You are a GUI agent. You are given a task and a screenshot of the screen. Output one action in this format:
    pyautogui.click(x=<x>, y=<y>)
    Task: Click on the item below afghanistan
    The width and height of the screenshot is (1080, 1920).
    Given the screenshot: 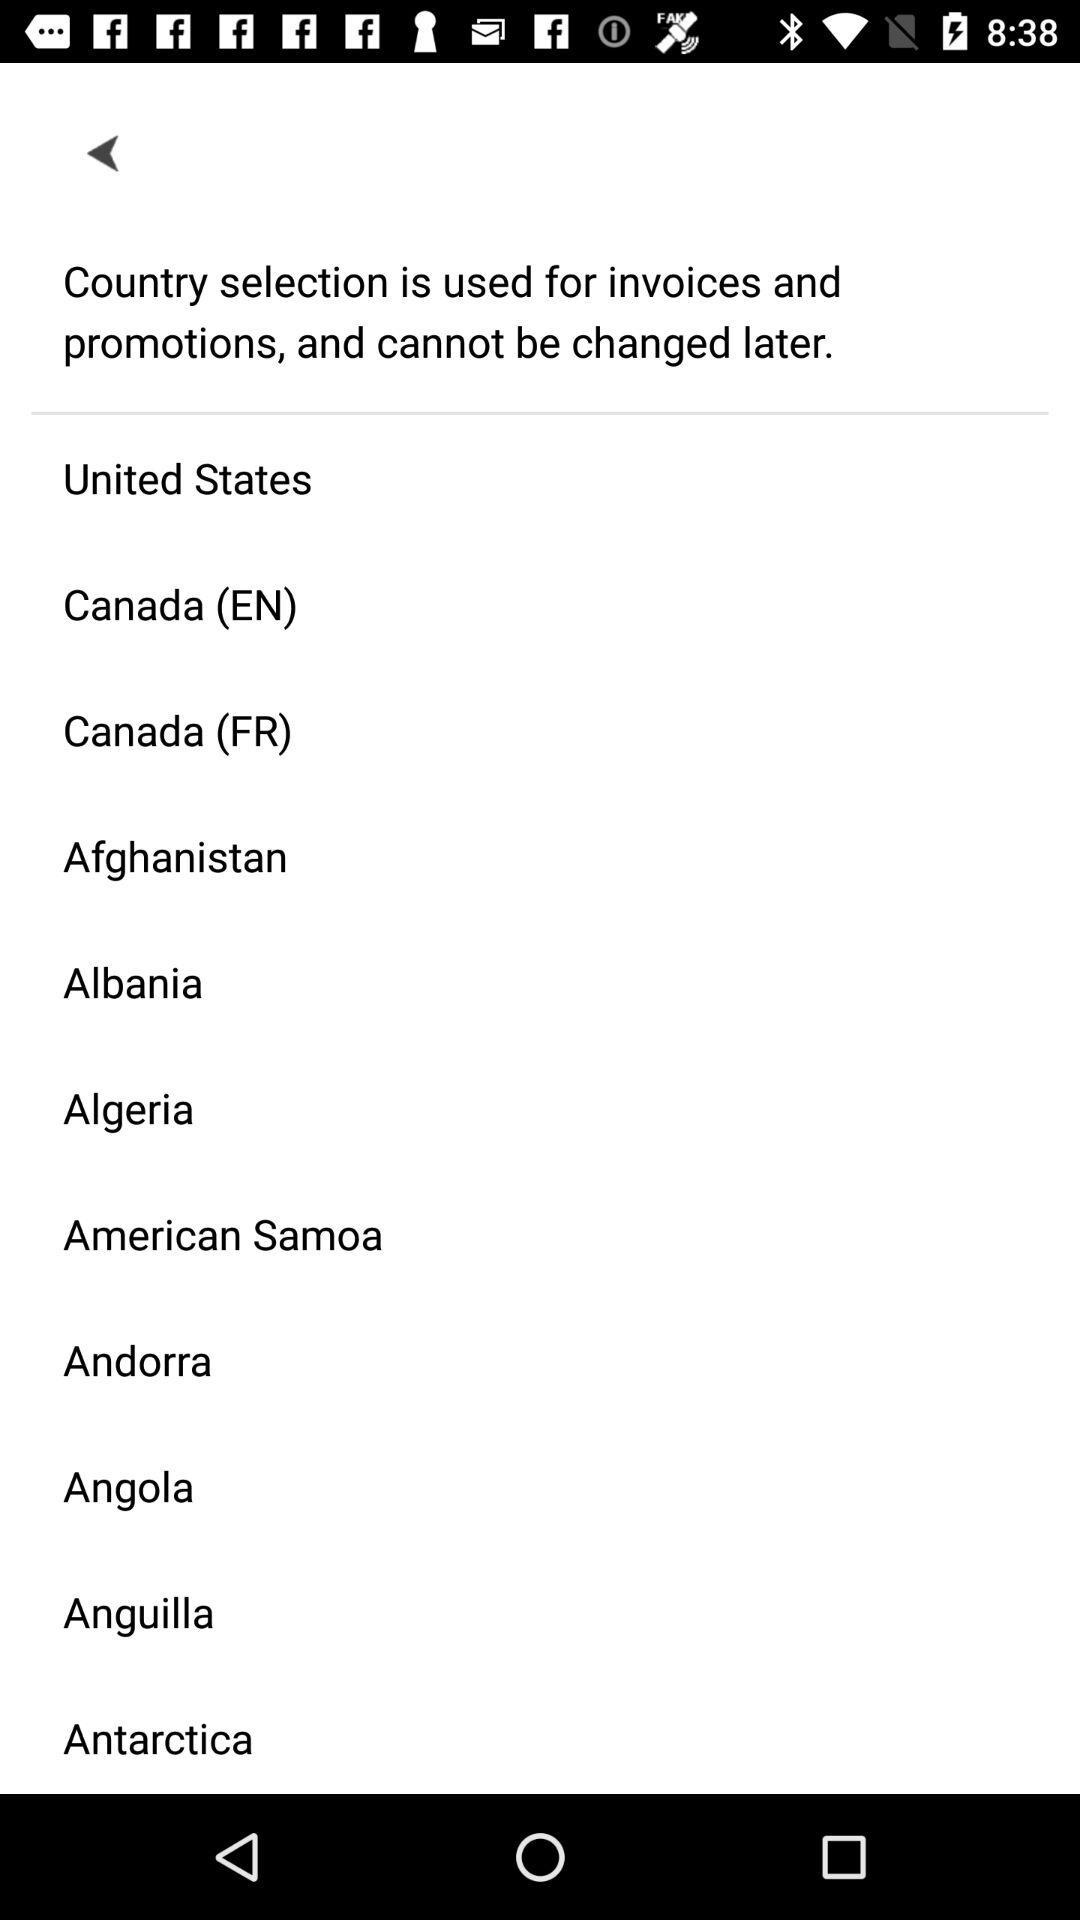 What is the action you would take?
    pyautogui.click(x=523, y=981)
    